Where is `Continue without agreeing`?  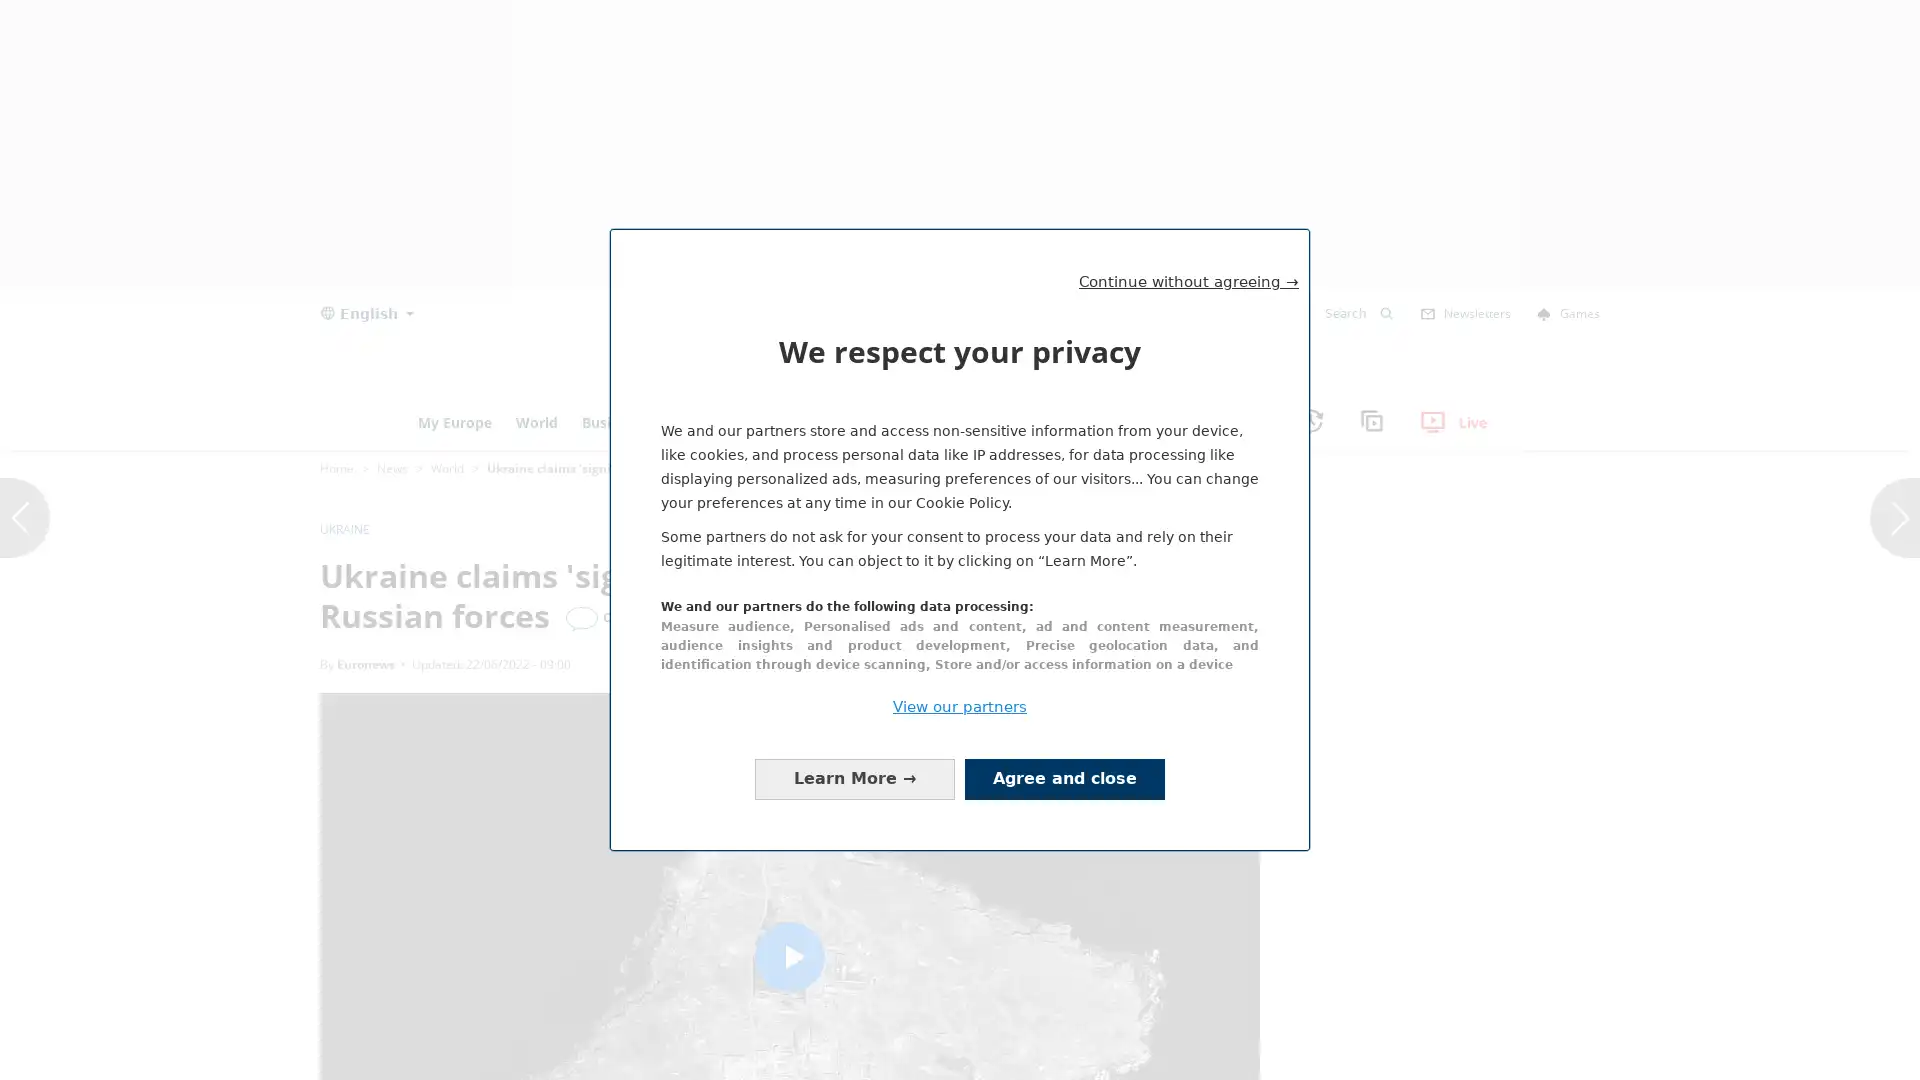 Continue without agreeing is located at coordinates (954, 256).